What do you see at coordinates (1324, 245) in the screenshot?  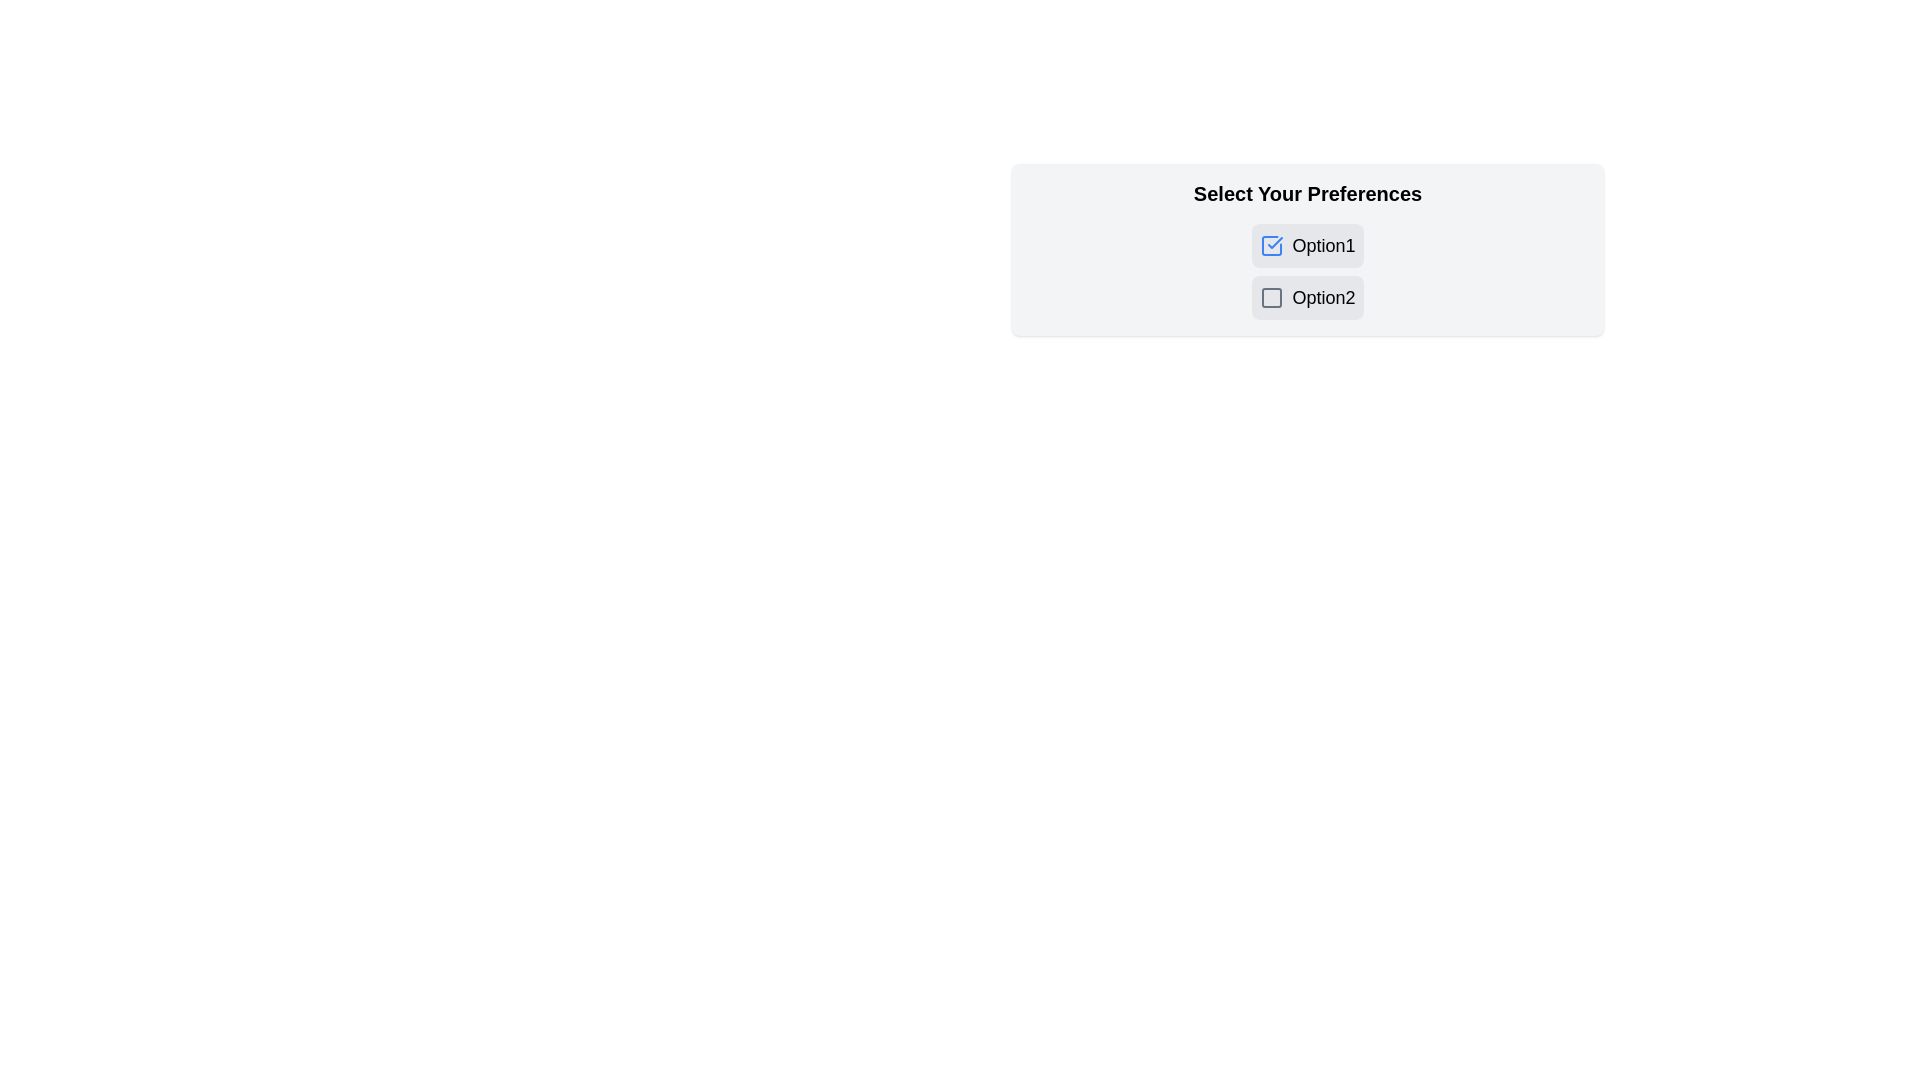 I see `the 'Option1' text label that identifies the first checkbox option under 'Select Your Preferences'` at bounding box center [1324, 245].